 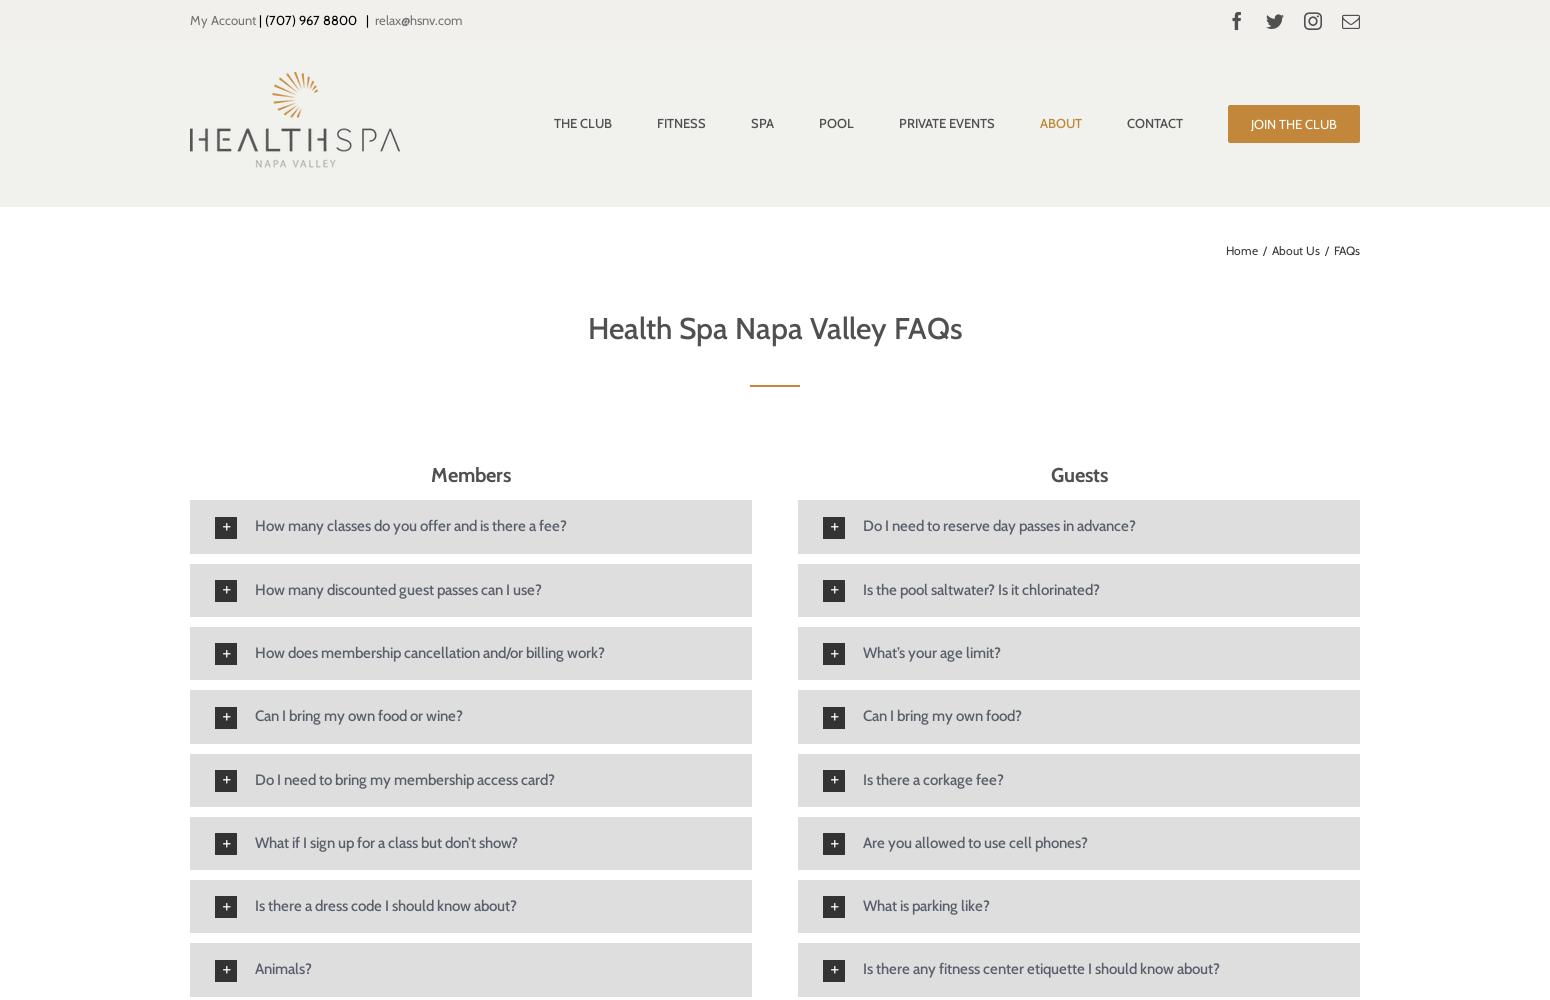 What do you see at coordinates (750, 122) in the screenshot?
I see `'SPA'` at bounding box center [750, 122].